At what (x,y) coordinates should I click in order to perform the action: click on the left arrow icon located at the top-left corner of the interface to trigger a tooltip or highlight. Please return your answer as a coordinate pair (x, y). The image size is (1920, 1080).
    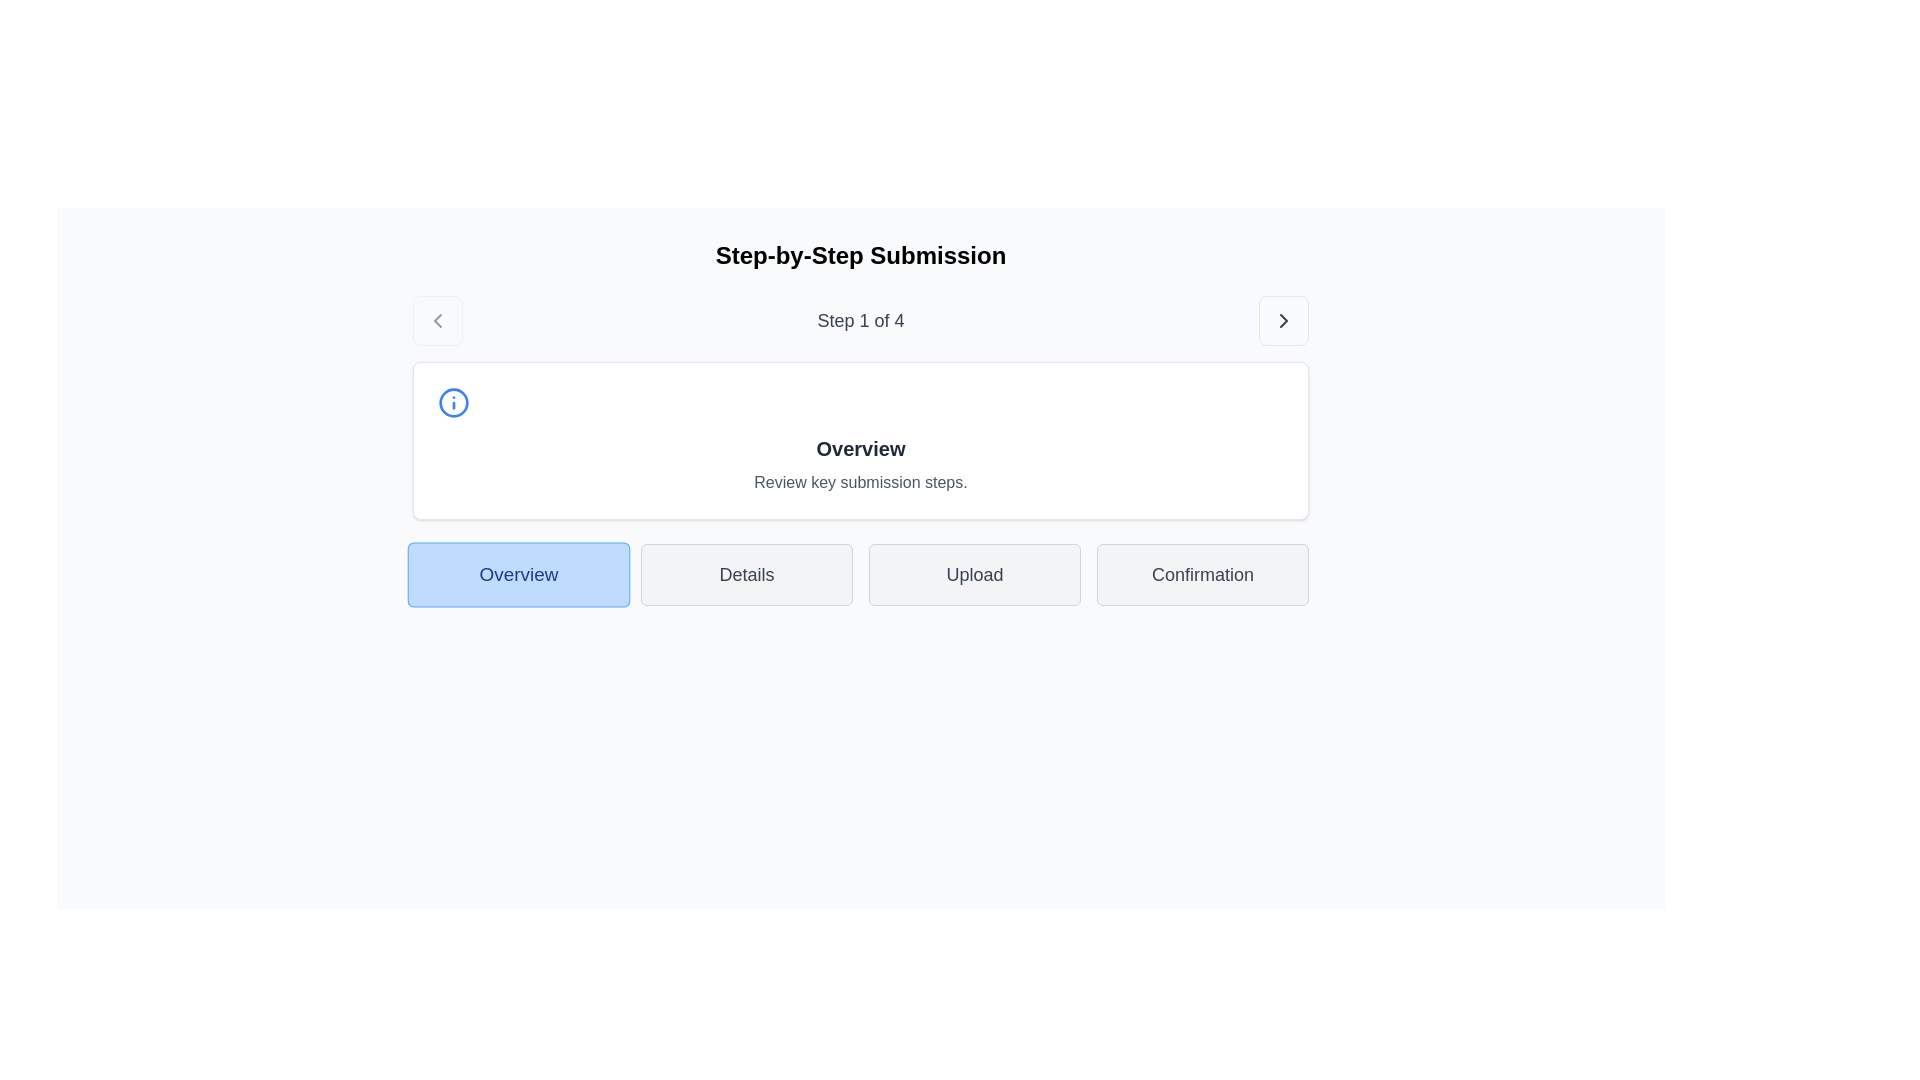
    Looking at the image, I should click on (436, 319).